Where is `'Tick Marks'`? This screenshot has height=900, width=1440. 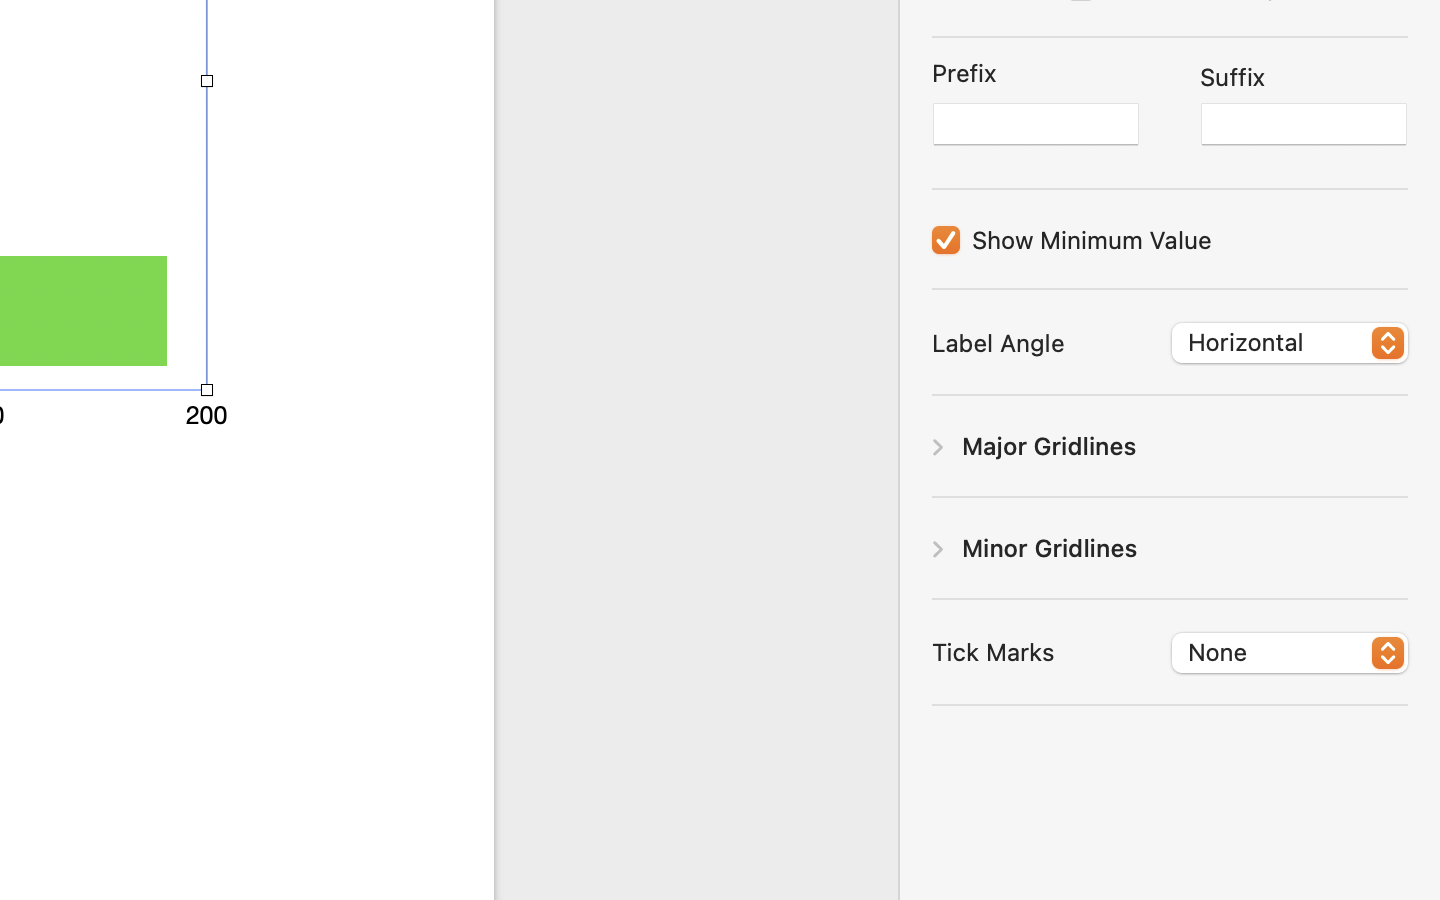
'Tick Marks' is located at coordinates (992, 650).